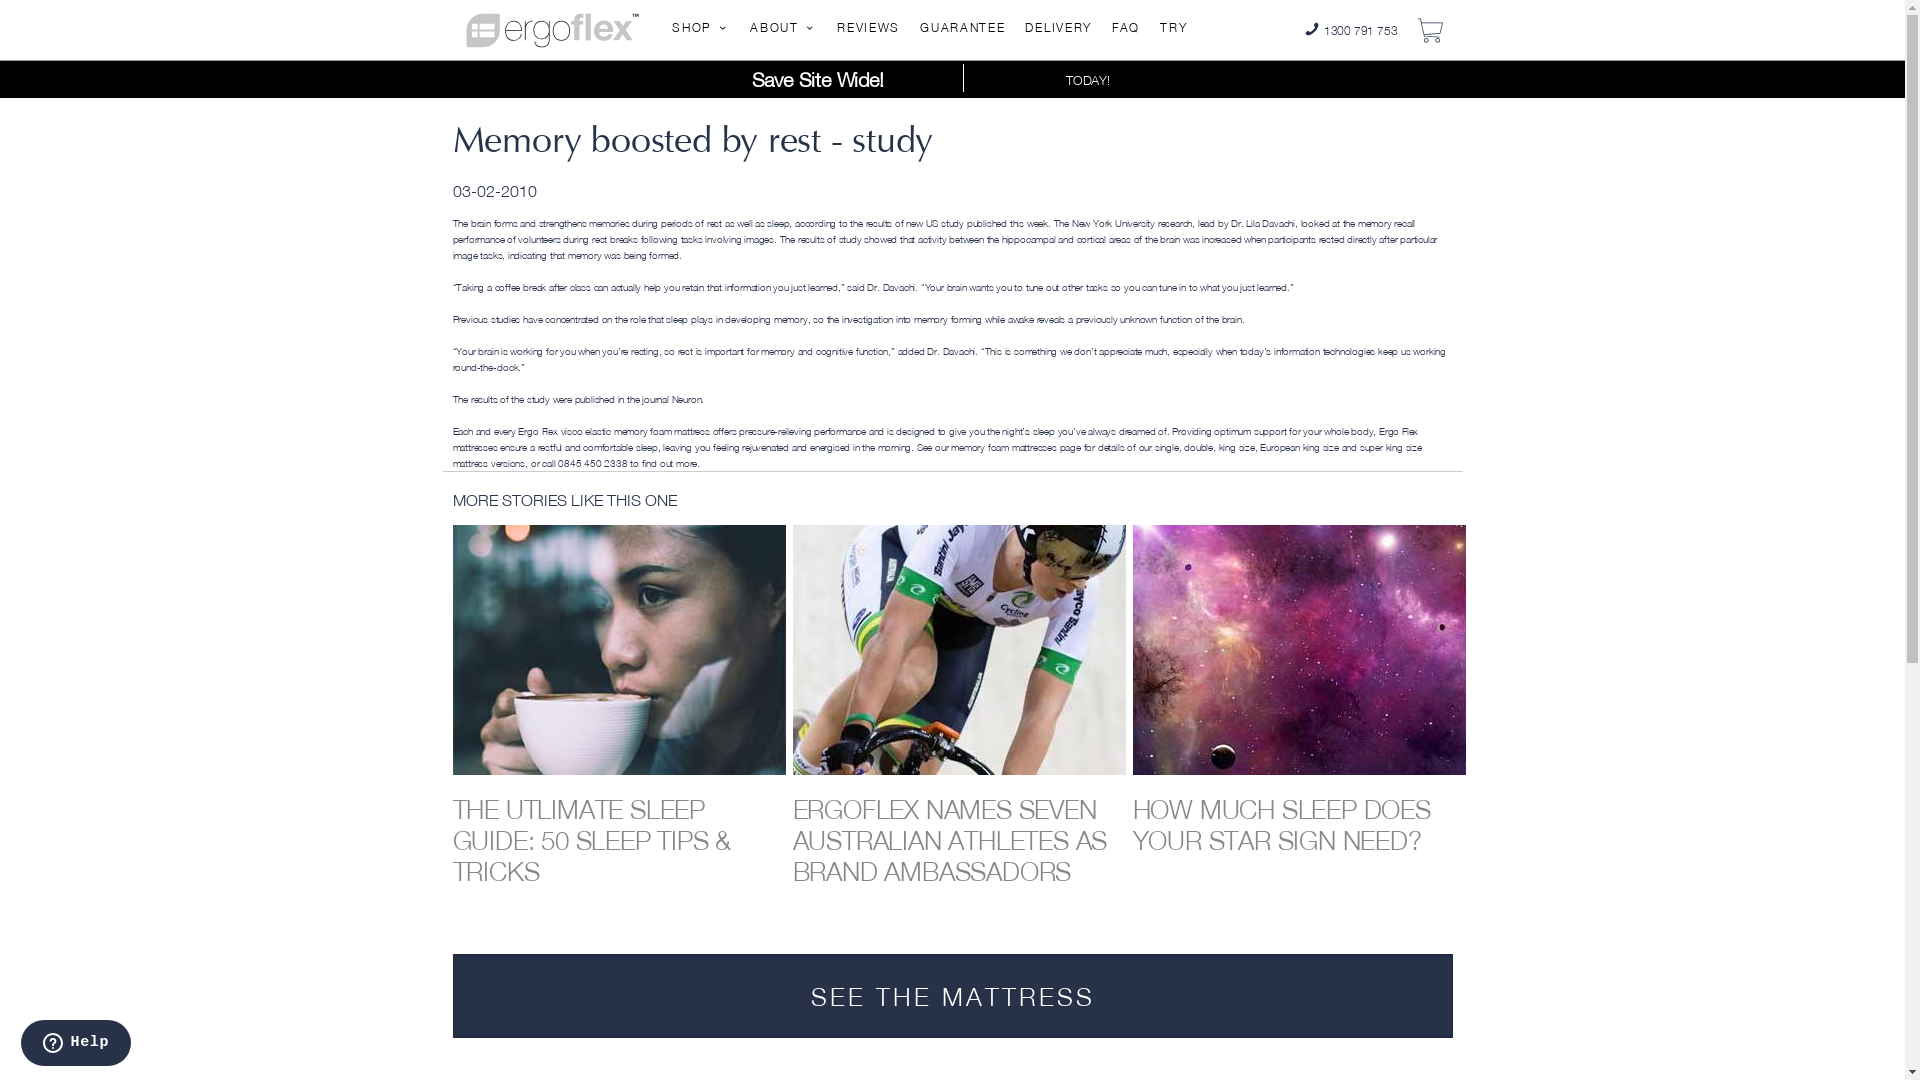 This screenshot has height=1080, width=1920. What do you see at coordinates (909, 27) in the screenshot?
I see `'GUARANTEE'` at bounding box center [909, 27].